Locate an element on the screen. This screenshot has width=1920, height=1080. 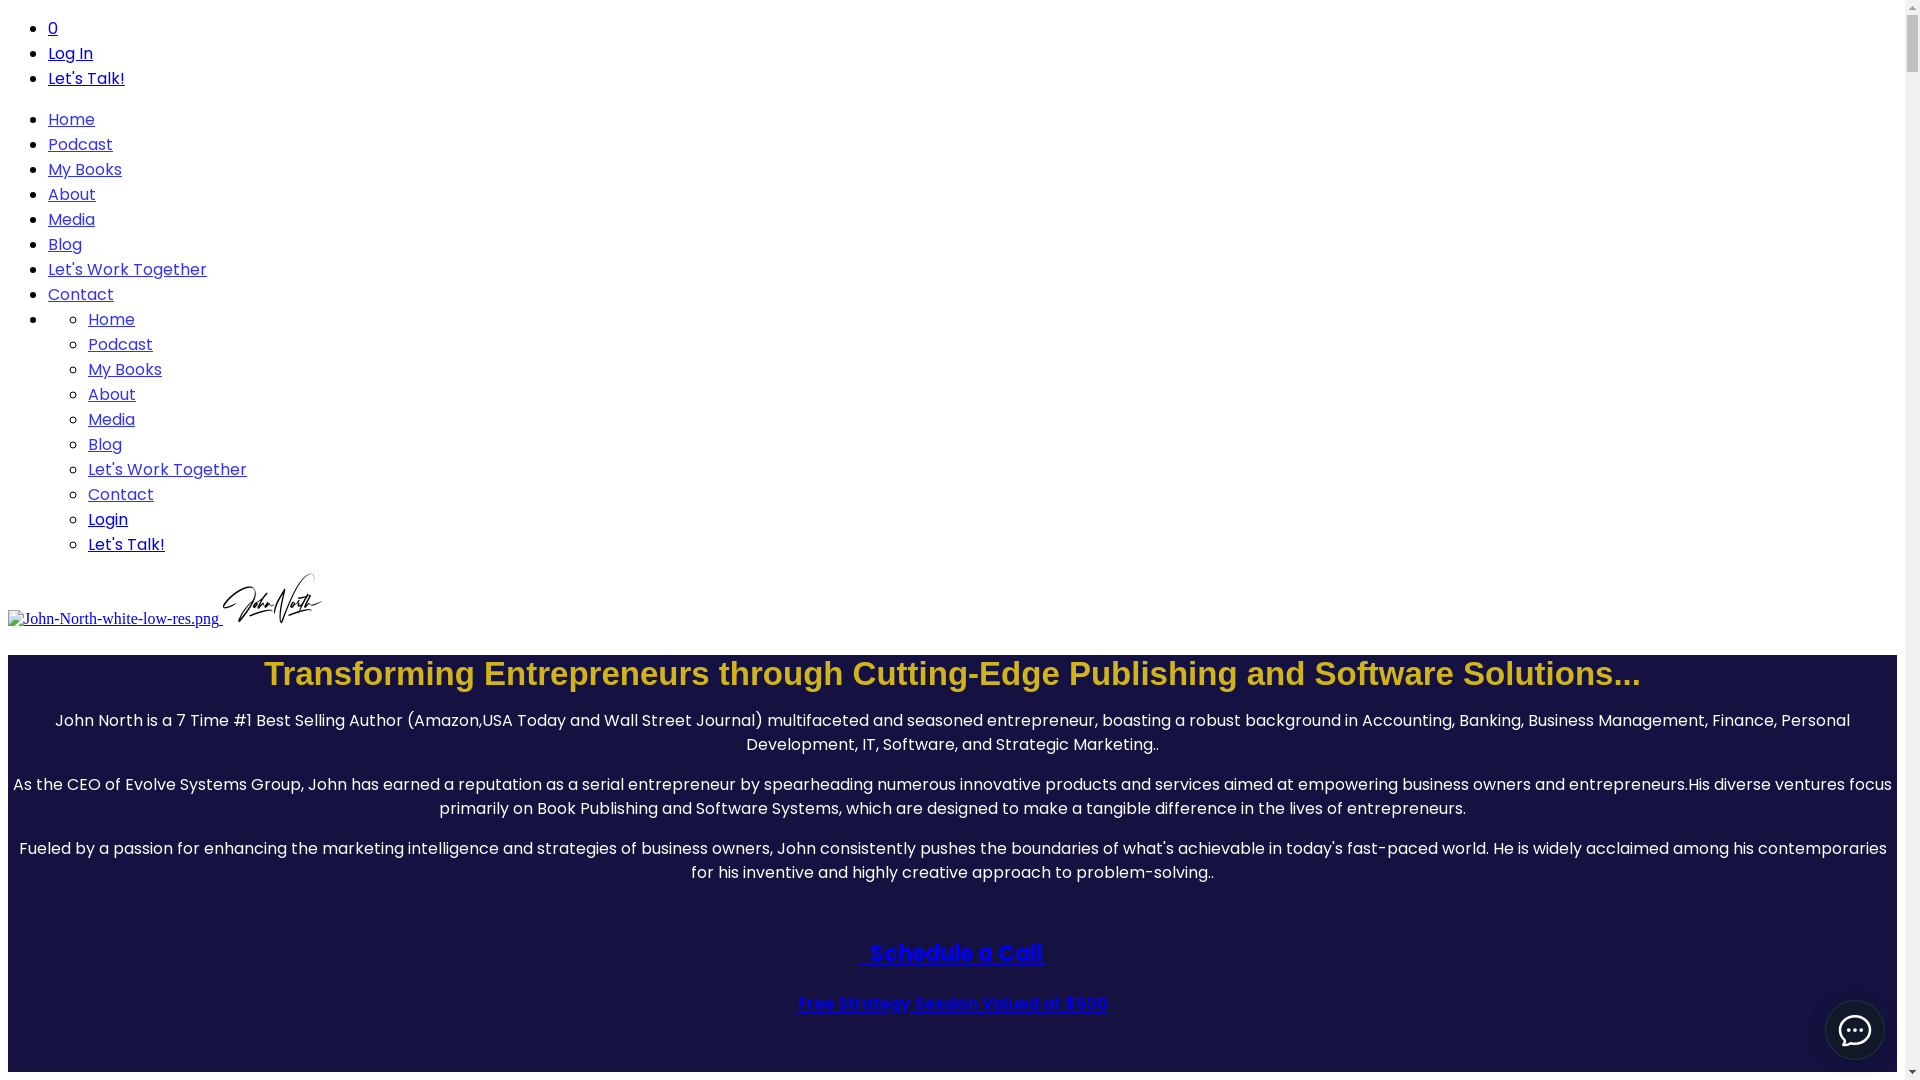
'Contact' is located at coordinates (80, 294).